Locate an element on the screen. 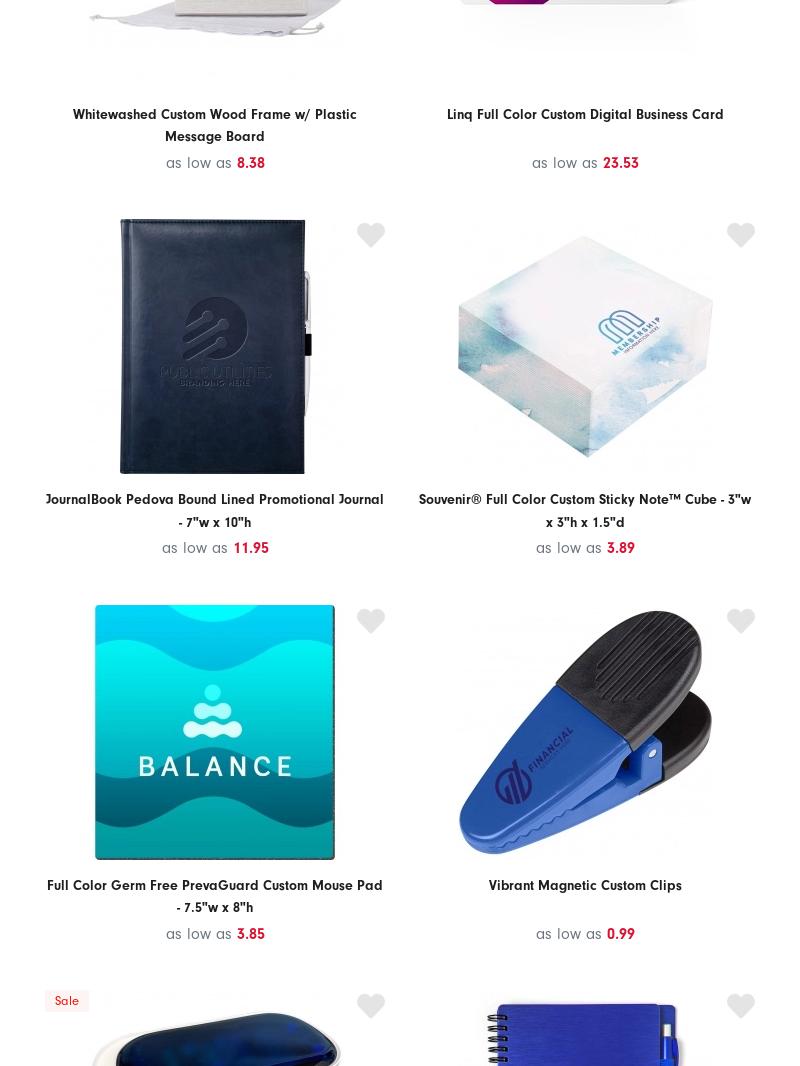 Image resolution: width=800 pixels, height=1066 pixels. '23.53' is located at coordinates (620, 161).